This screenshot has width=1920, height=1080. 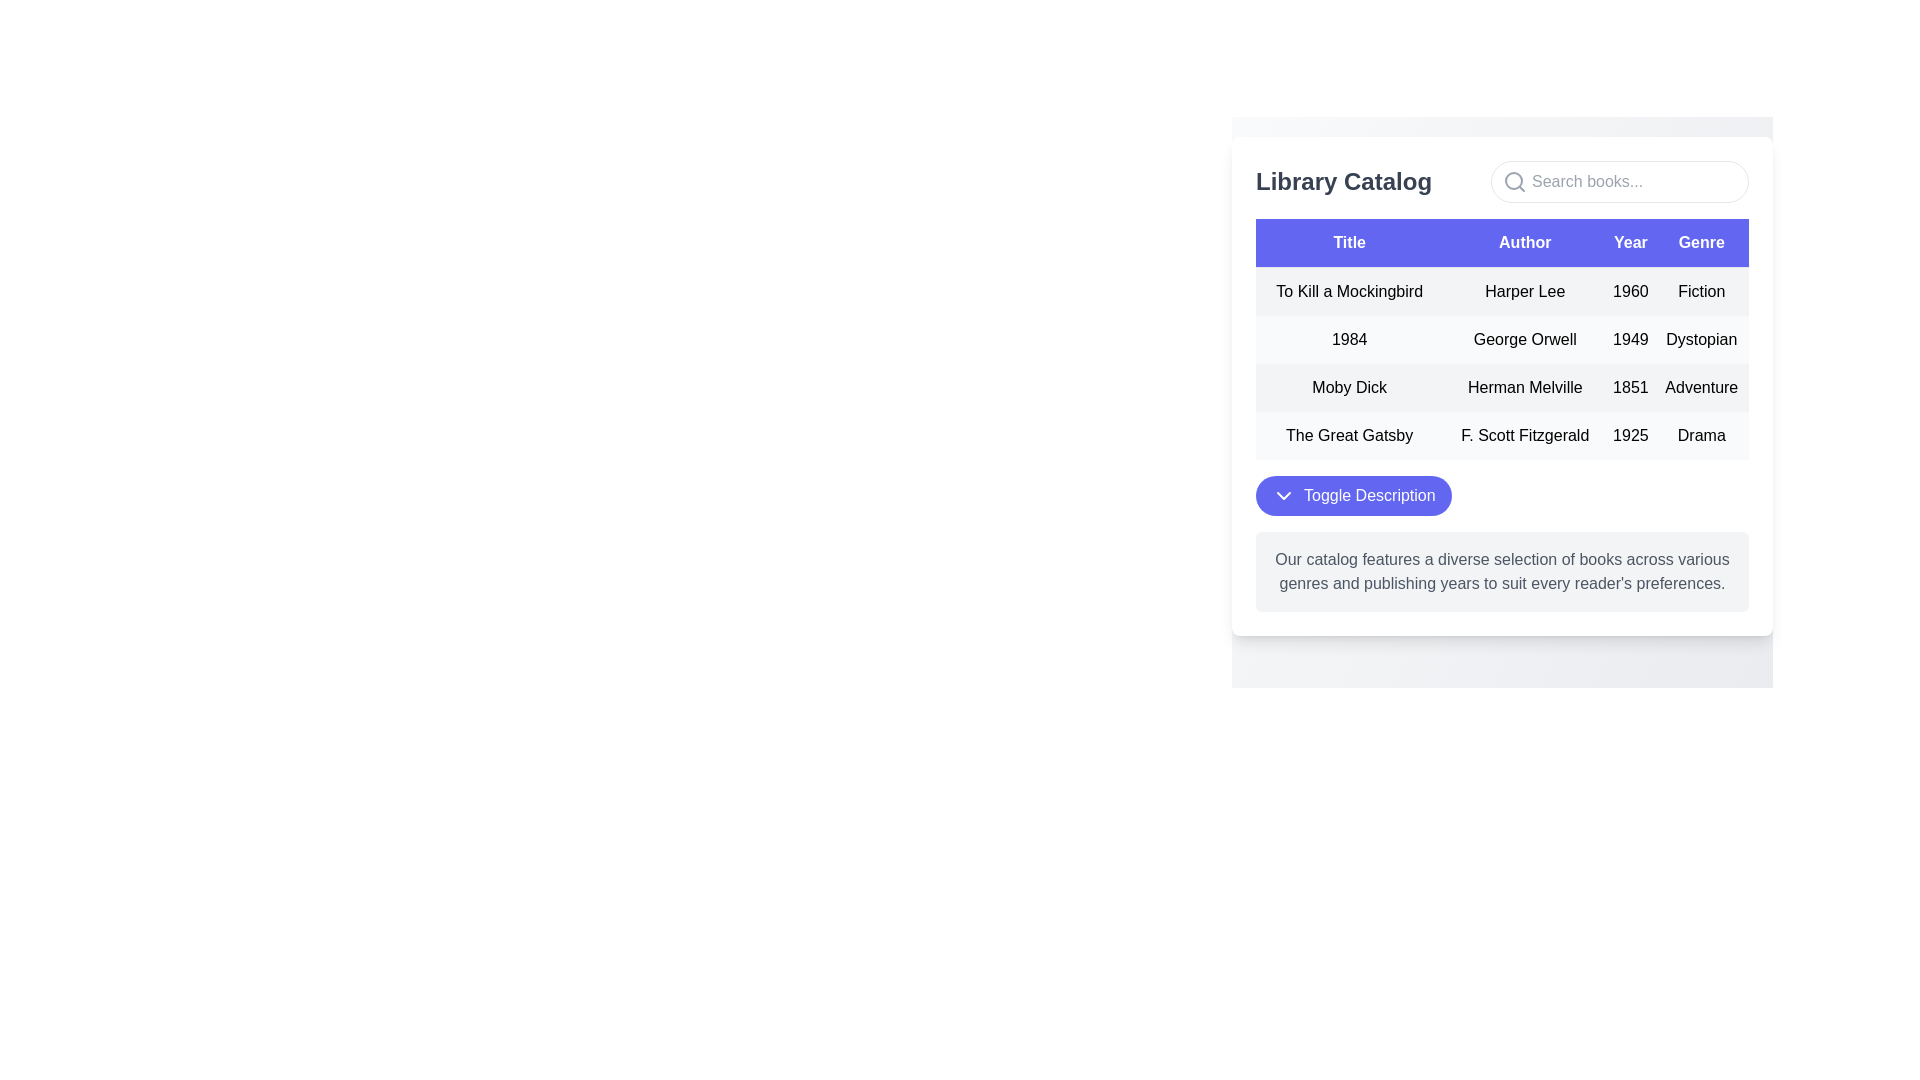 I want to click on the chevron arrow icon located to the left of the 'Toggle Description' text within the blue button at the bottom of the 'Library Catalog' panel, so click(x=1283, y=495).